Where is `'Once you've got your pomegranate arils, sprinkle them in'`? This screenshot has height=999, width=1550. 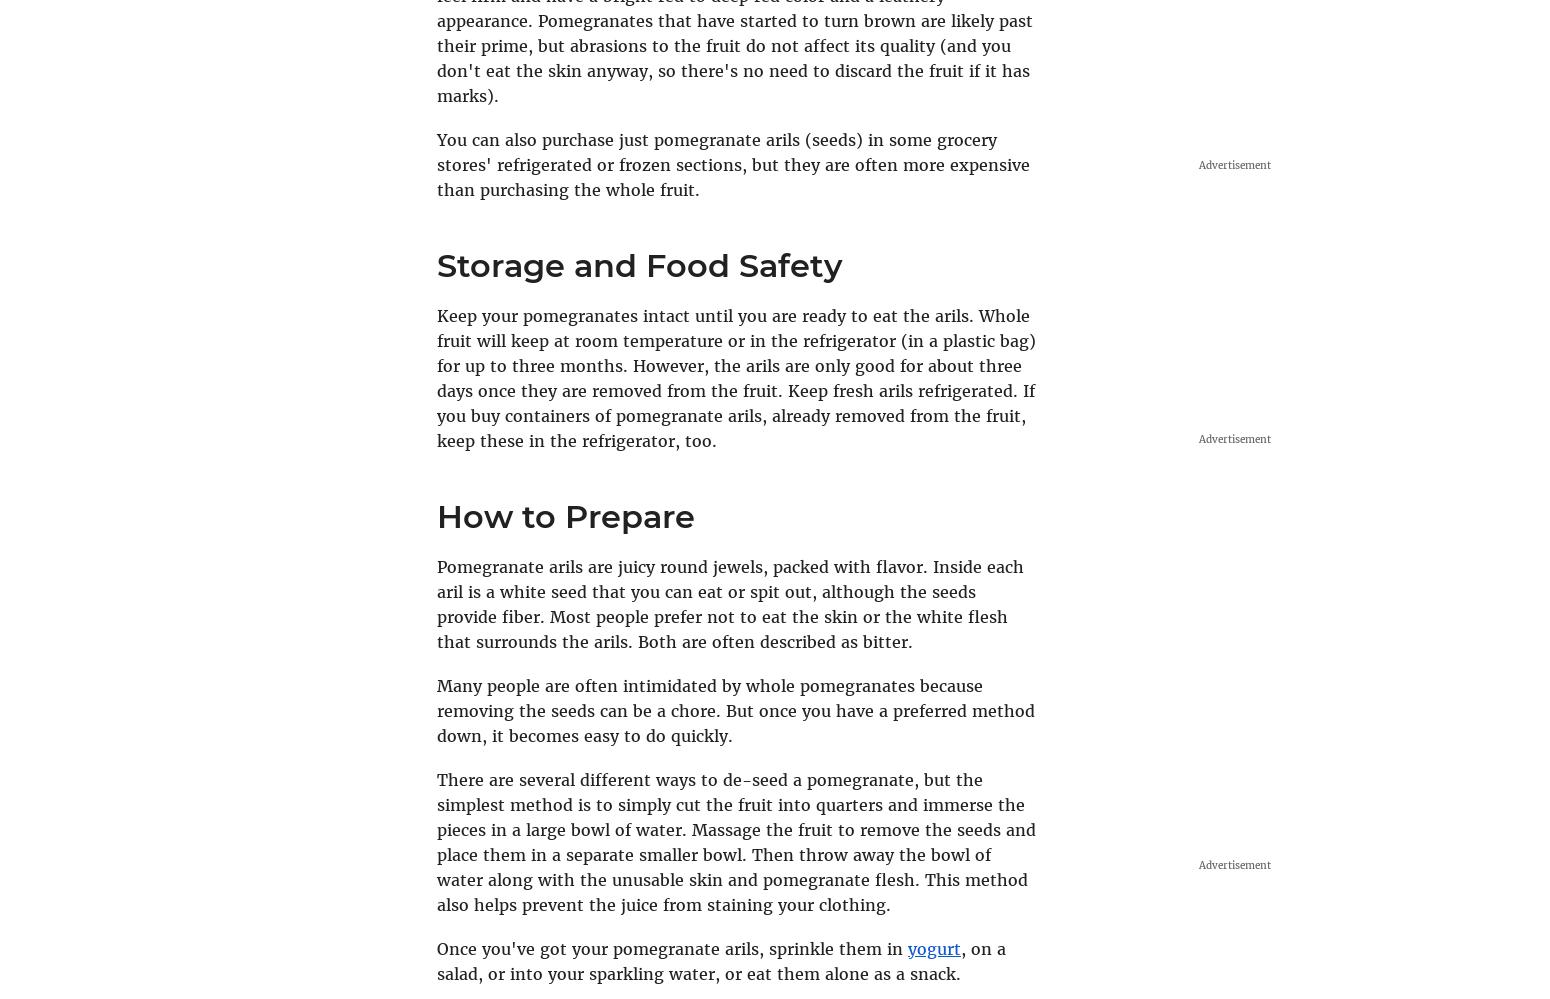 'Once you've got your pomegranate arils, sprinkle them in' is located at coordinates (671, 947).